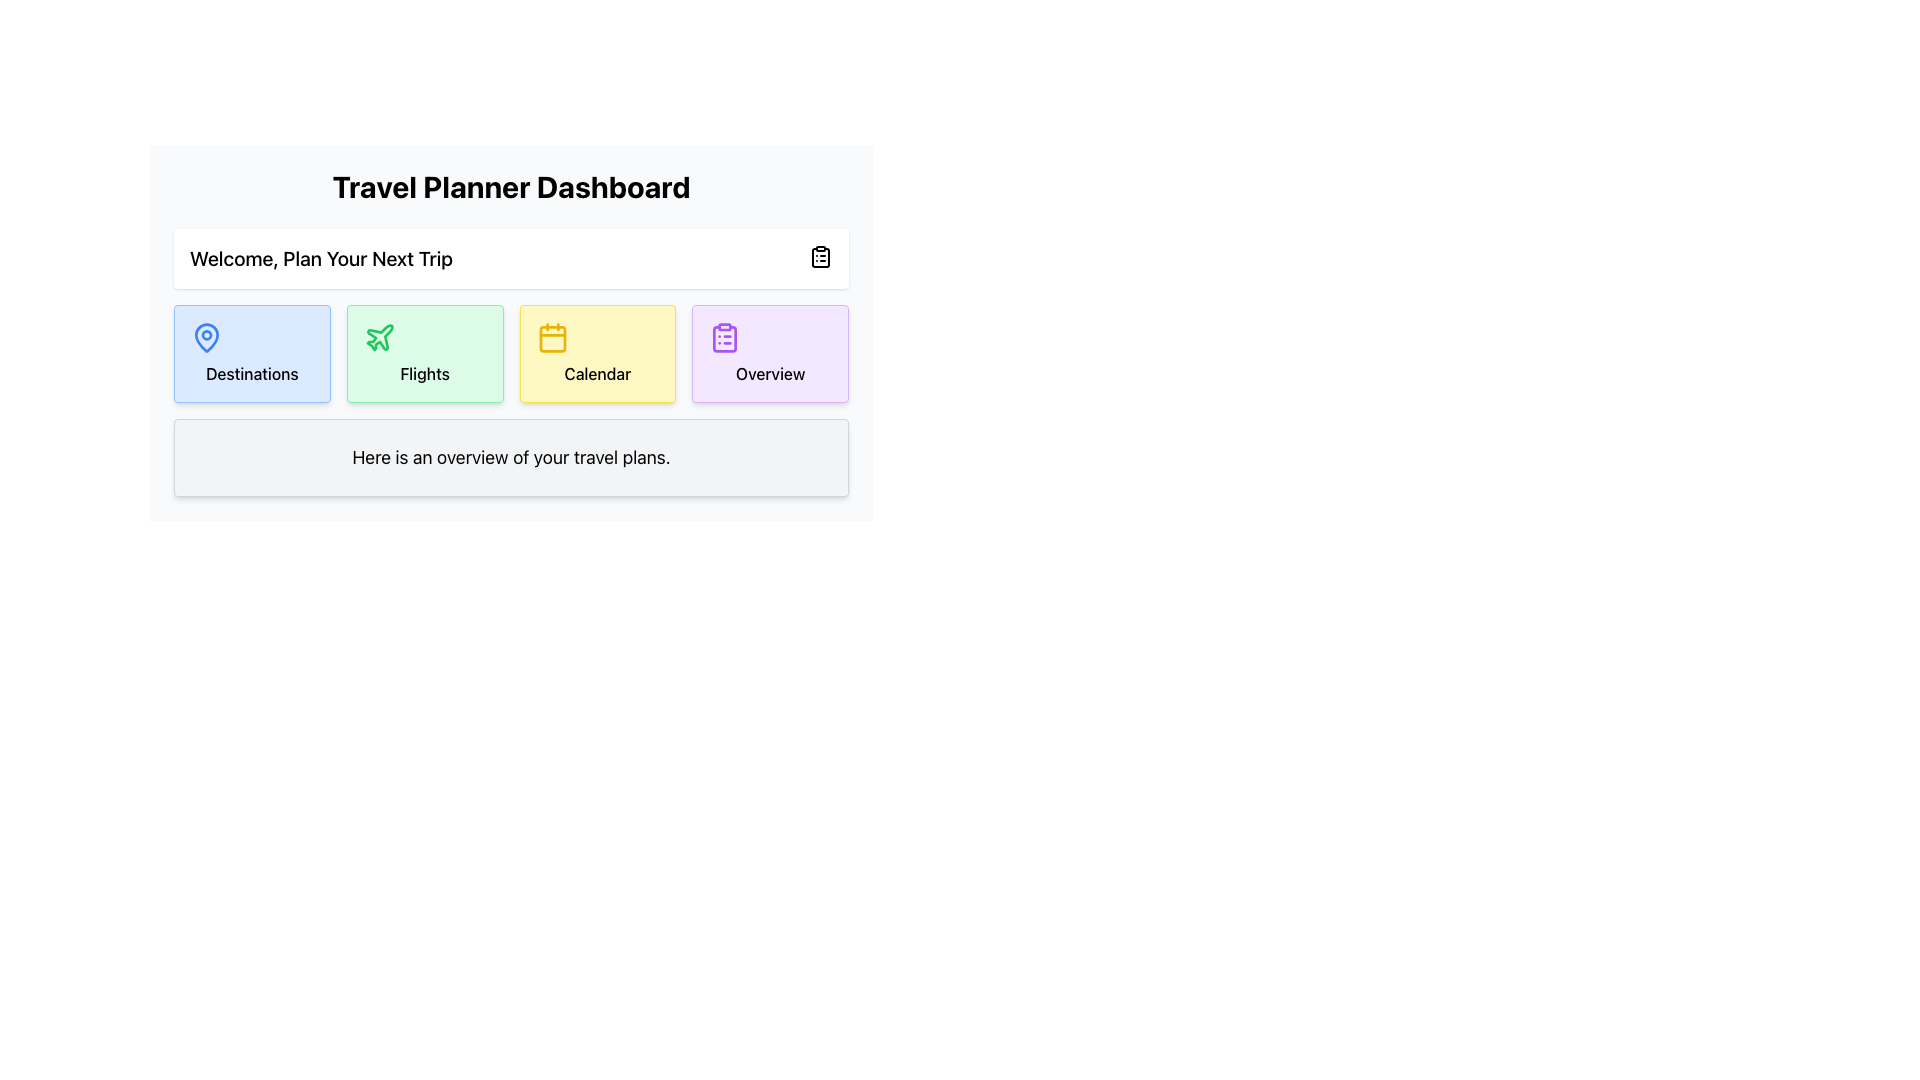  Describe the element at coordinates (724, 337) in the screenshot. I see `the clipboard-shaped icon with list entries inside, styled in purple, located in the Overview card, to interact with the feature it represents` at that location.